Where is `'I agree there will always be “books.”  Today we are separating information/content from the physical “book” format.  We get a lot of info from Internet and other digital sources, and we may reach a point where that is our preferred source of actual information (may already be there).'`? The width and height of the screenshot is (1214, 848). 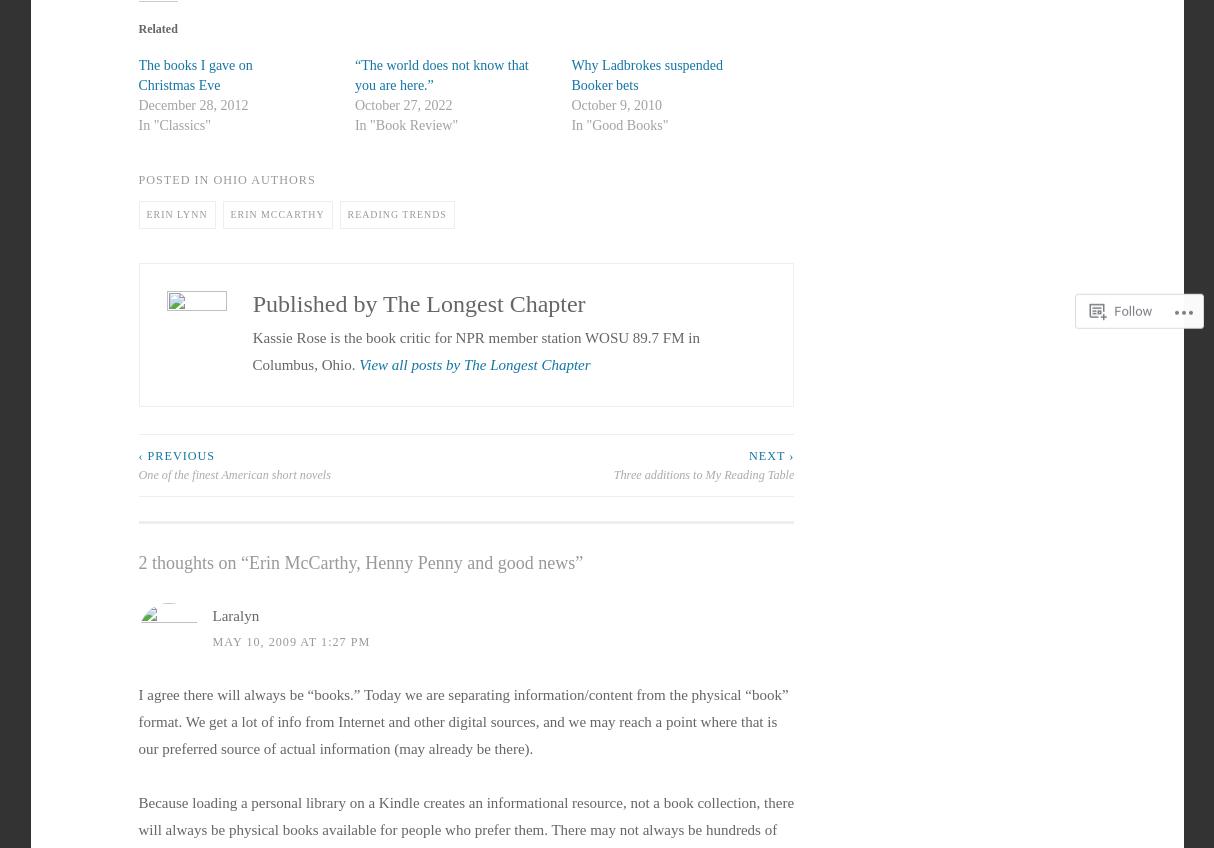
'I agree there will always be “books.”  Today we are separating information/content from the physical “book” format.  We get a lot of info from Internet and other digital sources, and we may reach a point where that is our preferred source of actual information (may already be there).' is located at coordinates (463, 721).